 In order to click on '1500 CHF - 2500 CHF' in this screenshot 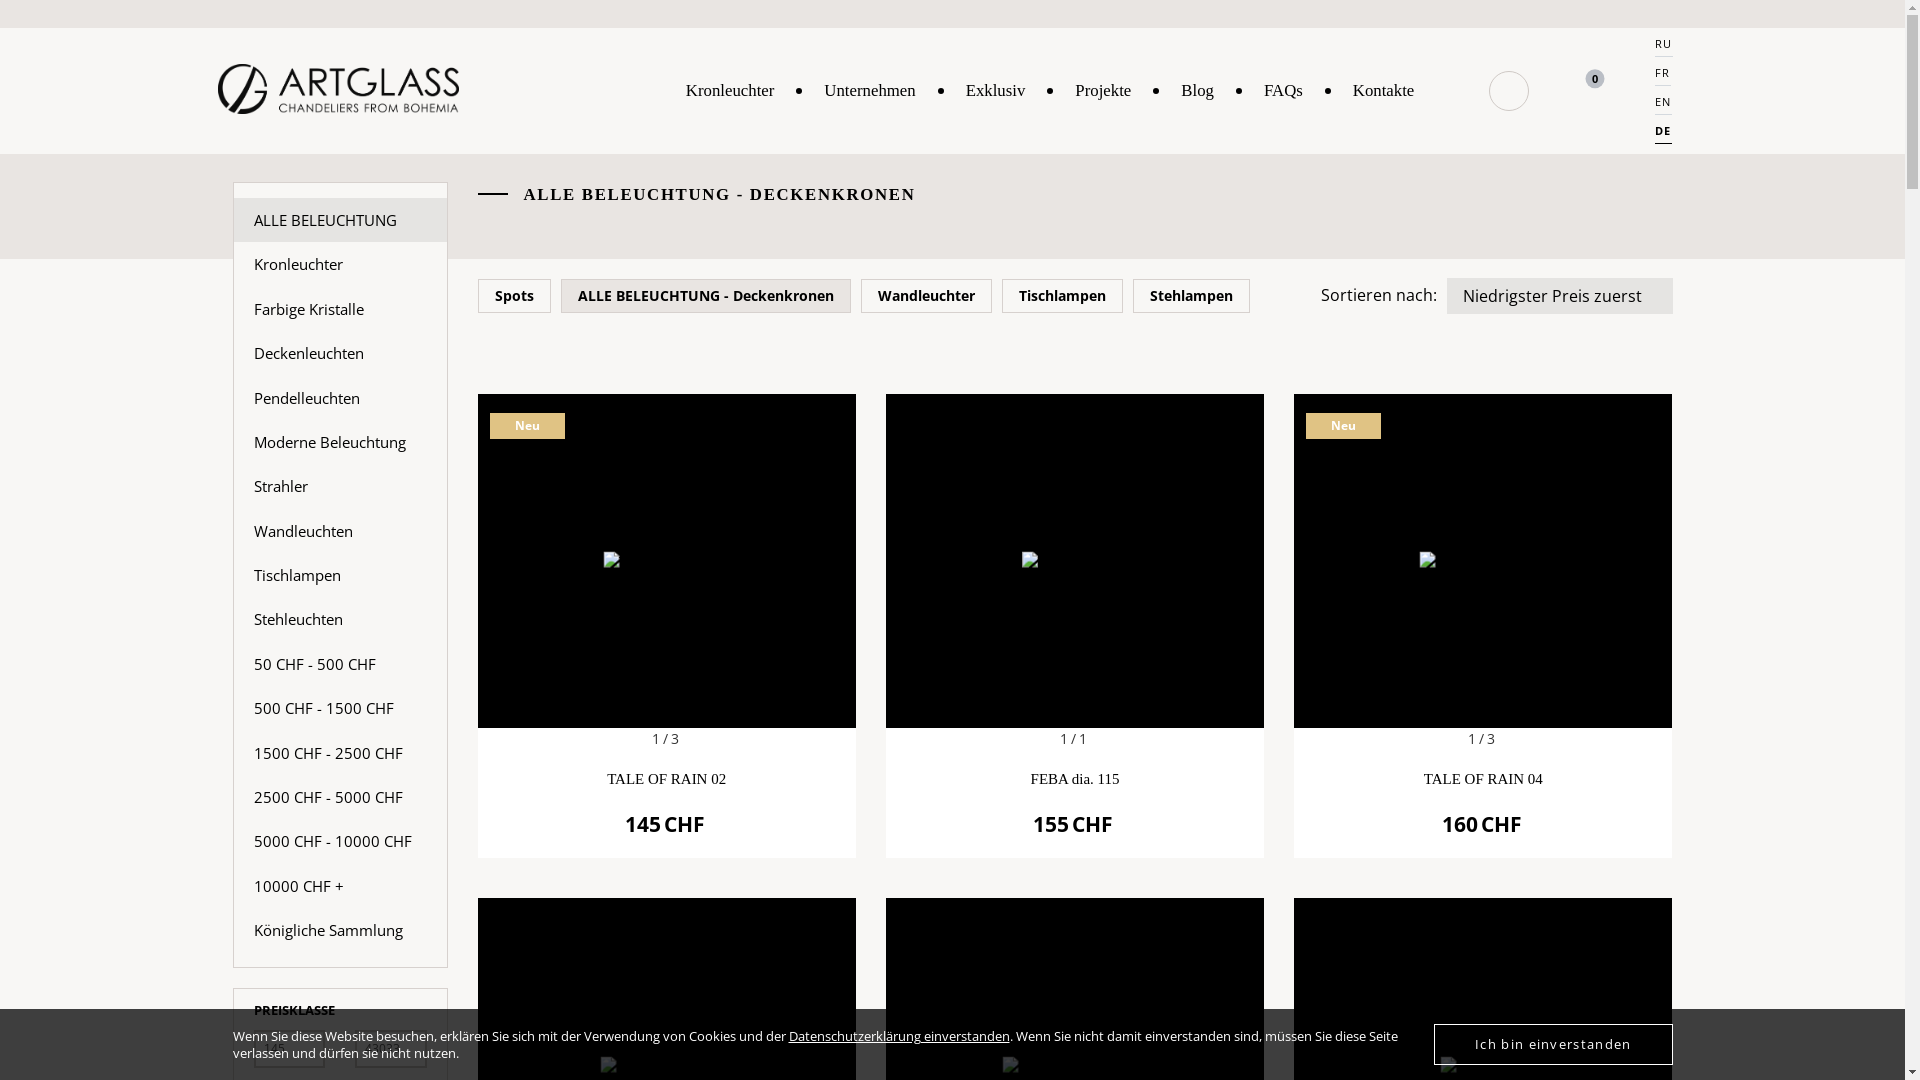, I will do `click(340, 752)`.